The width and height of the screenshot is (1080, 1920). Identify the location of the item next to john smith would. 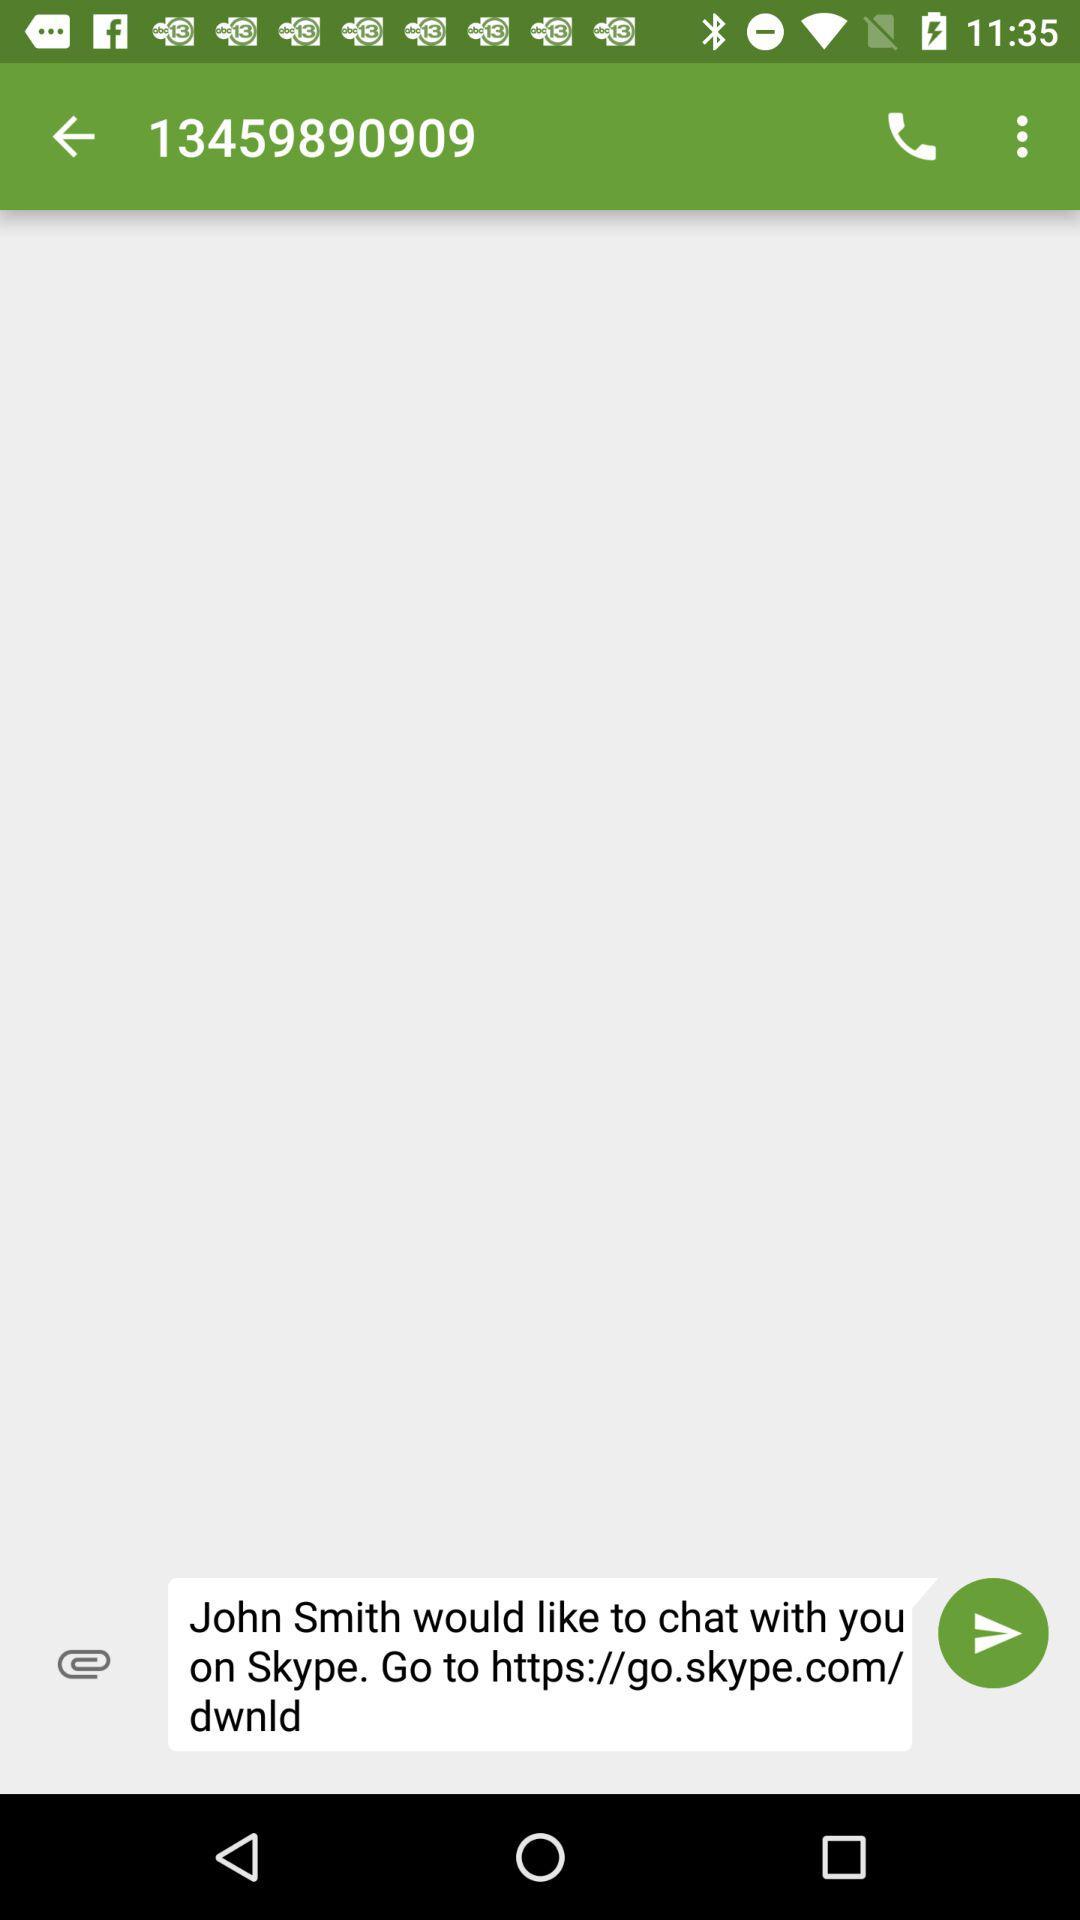
(993, 1633).